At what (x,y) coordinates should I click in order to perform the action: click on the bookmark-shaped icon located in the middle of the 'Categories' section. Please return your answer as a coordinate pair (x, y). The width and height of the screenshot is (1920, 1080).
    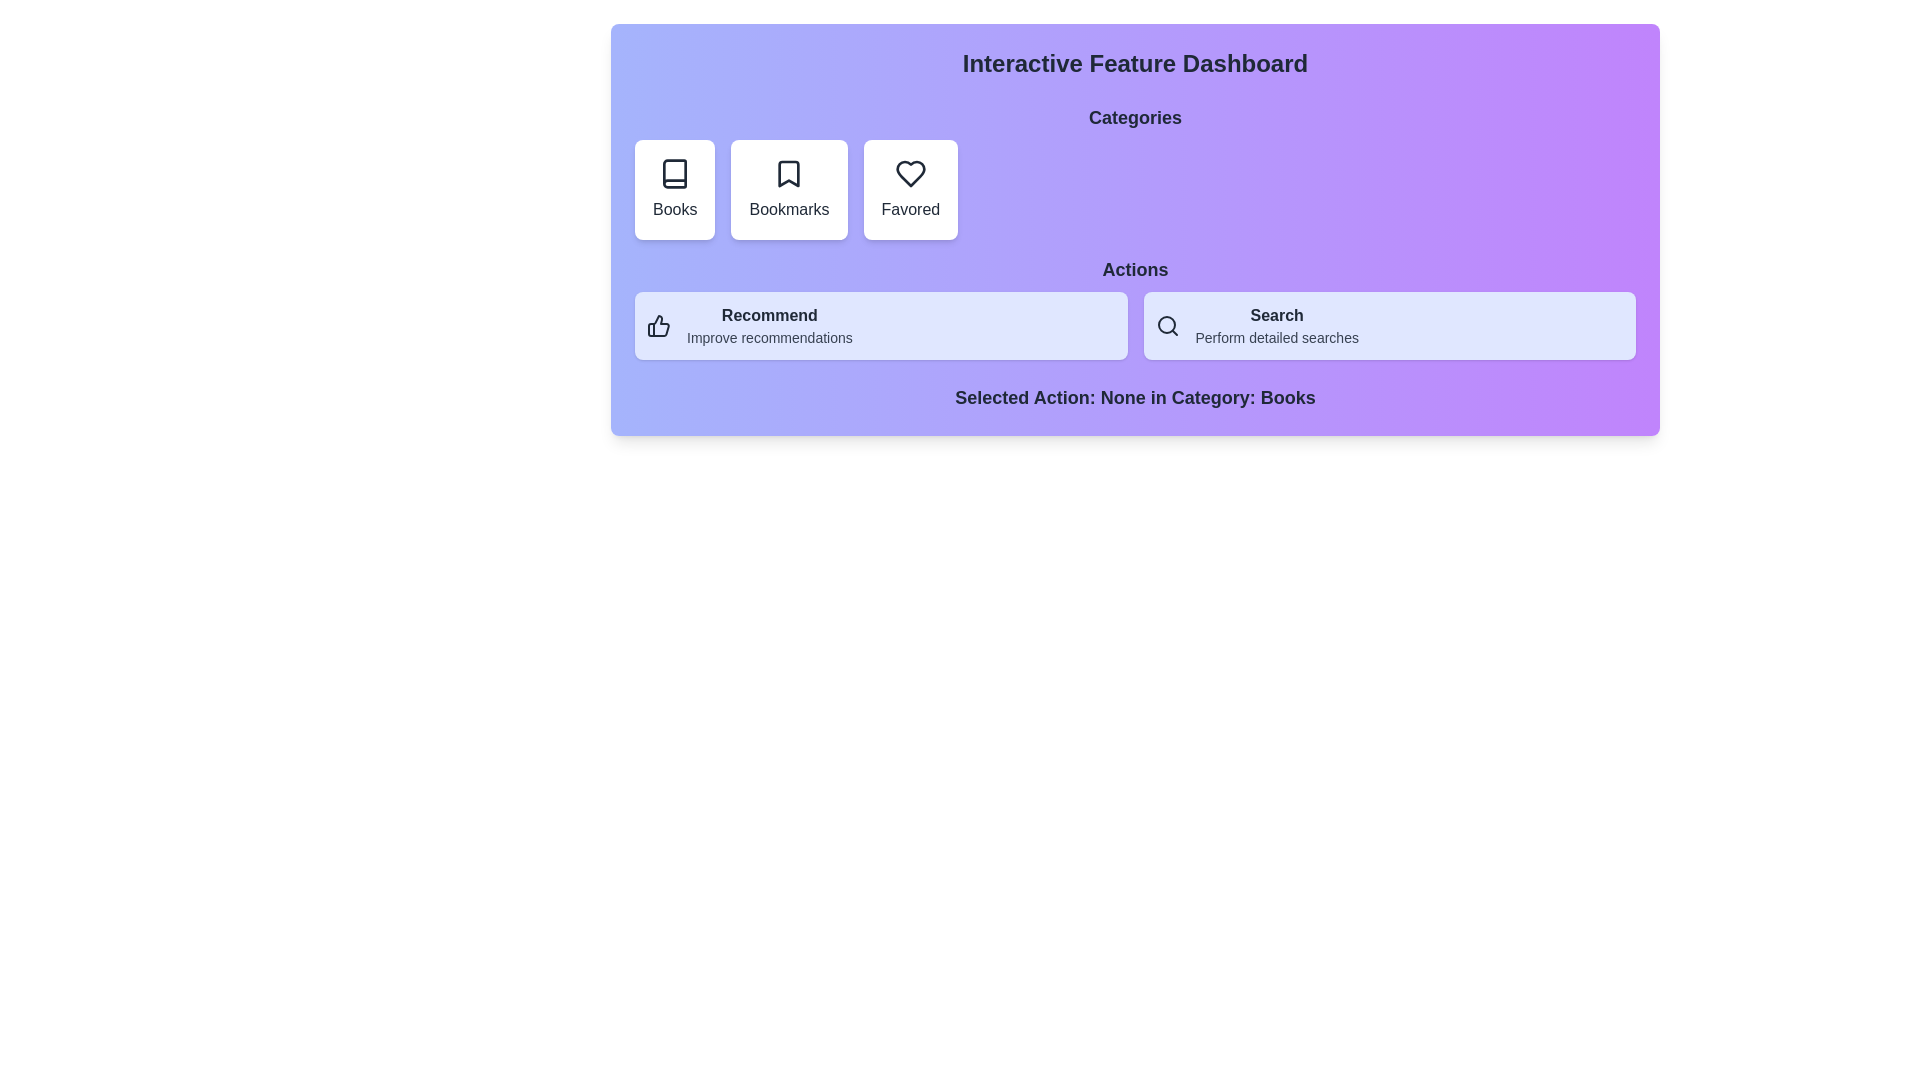
    Looking at the image, I should click on (788, 172).